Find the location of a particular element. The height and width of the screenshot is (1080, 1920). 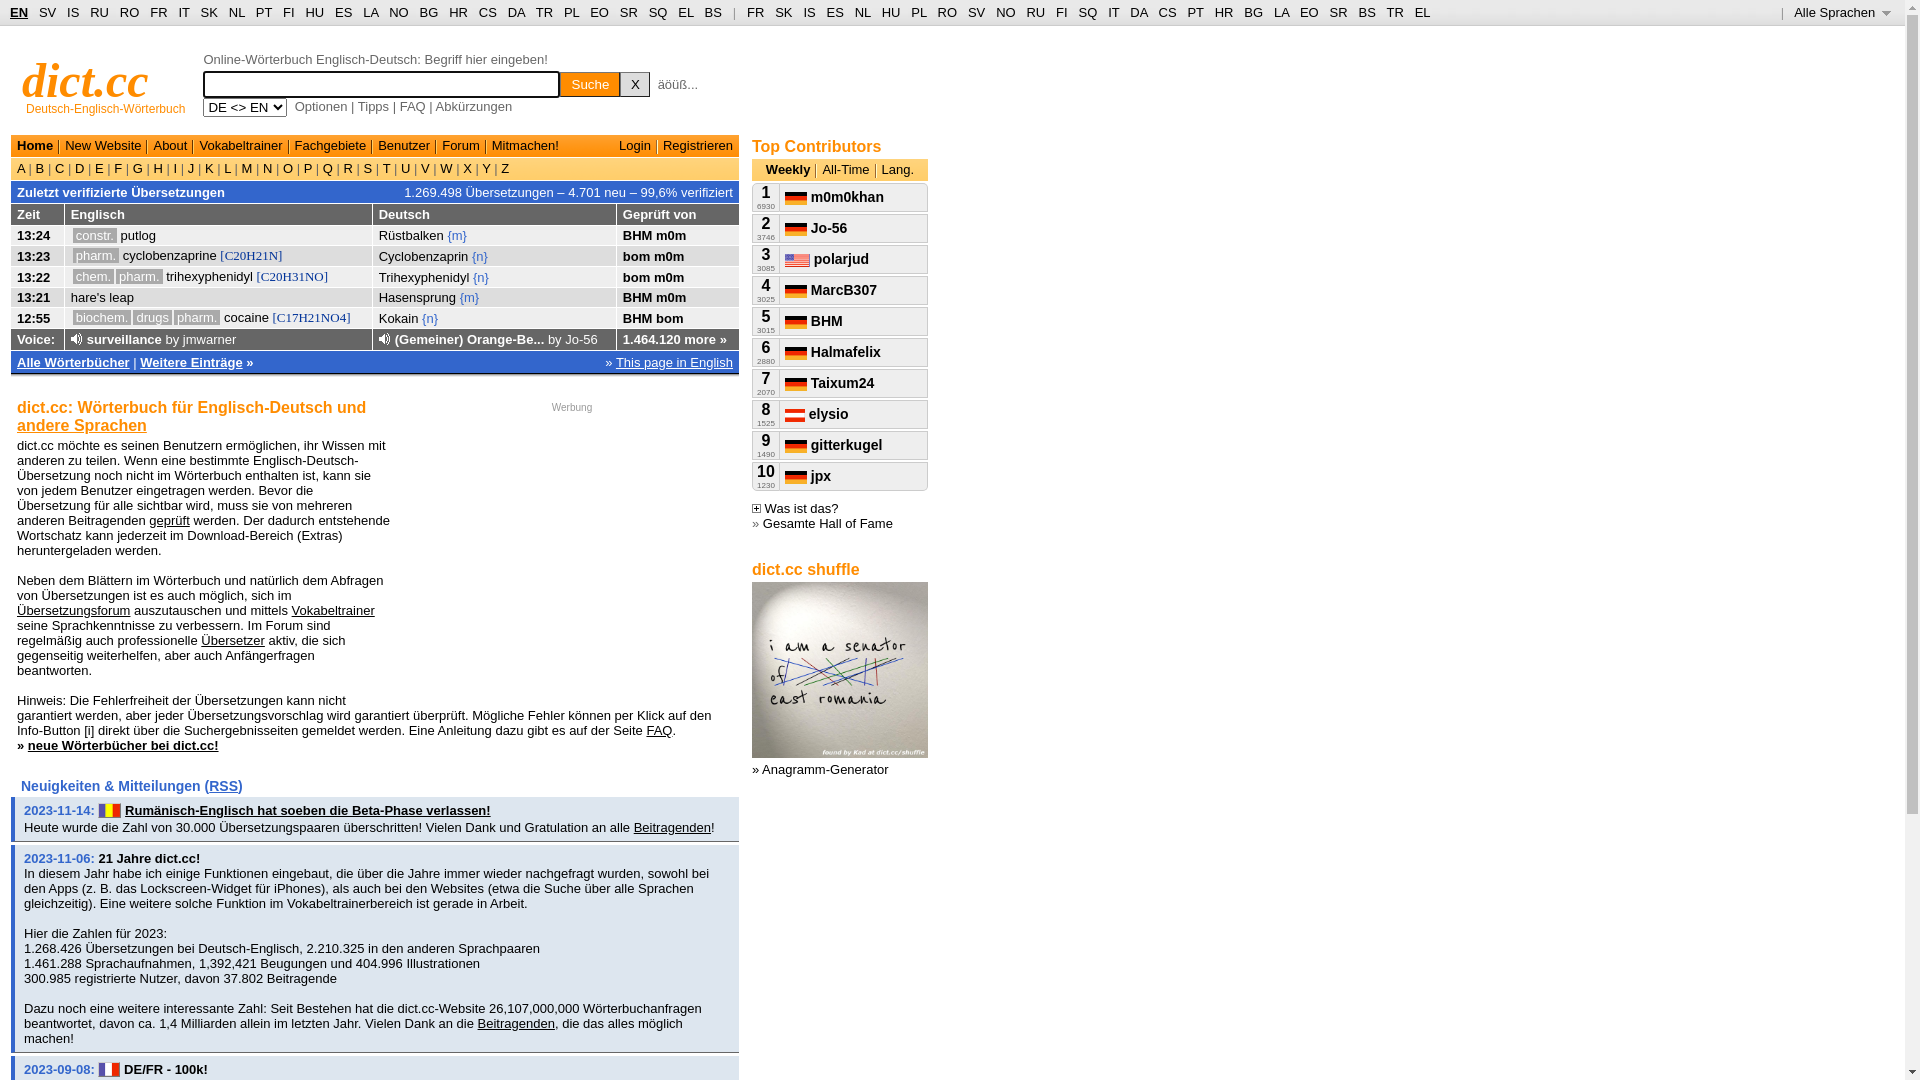

'Home' is located at coordinates (34, 144).